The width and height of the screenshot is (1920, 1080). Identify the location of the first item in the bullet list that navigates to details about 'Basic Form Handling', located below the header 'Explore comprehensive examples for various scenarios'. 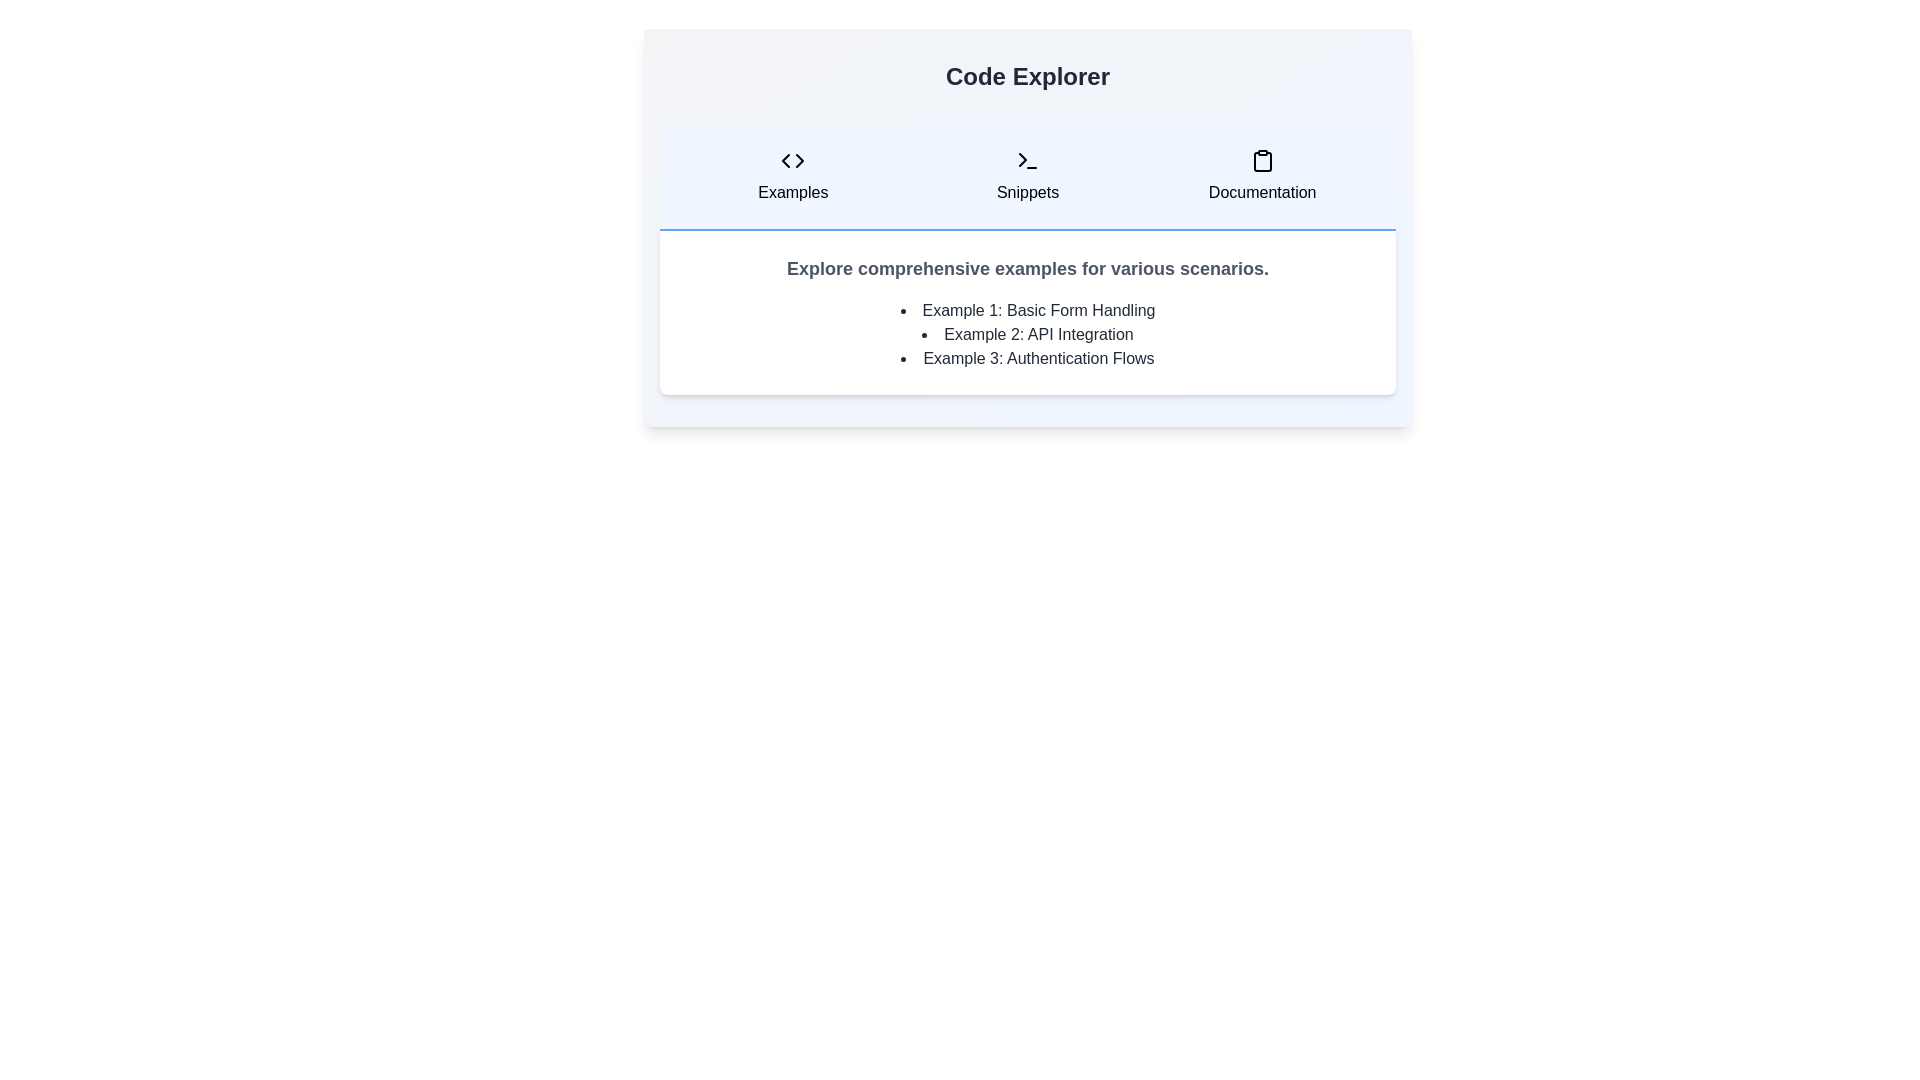
(1027, 311).